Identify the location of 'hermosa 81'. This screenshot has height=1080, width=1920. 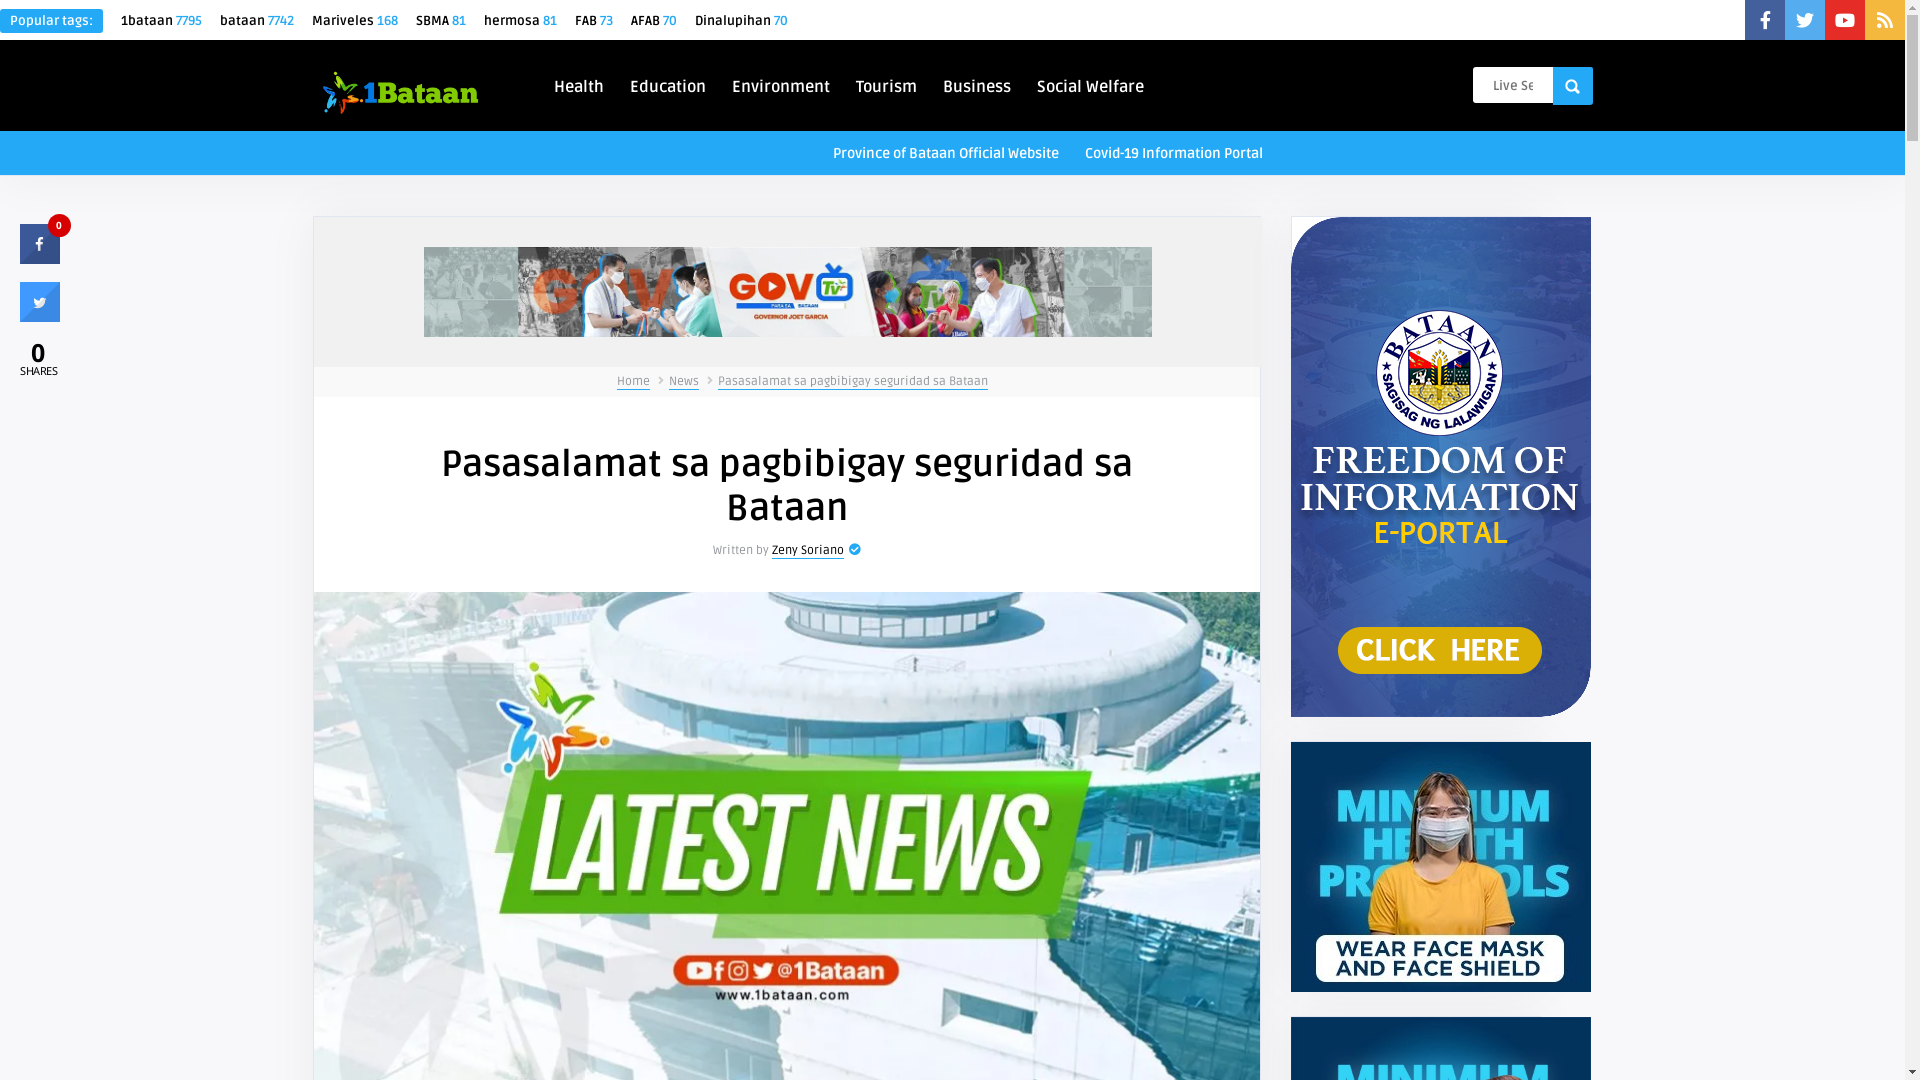
(520, 20).